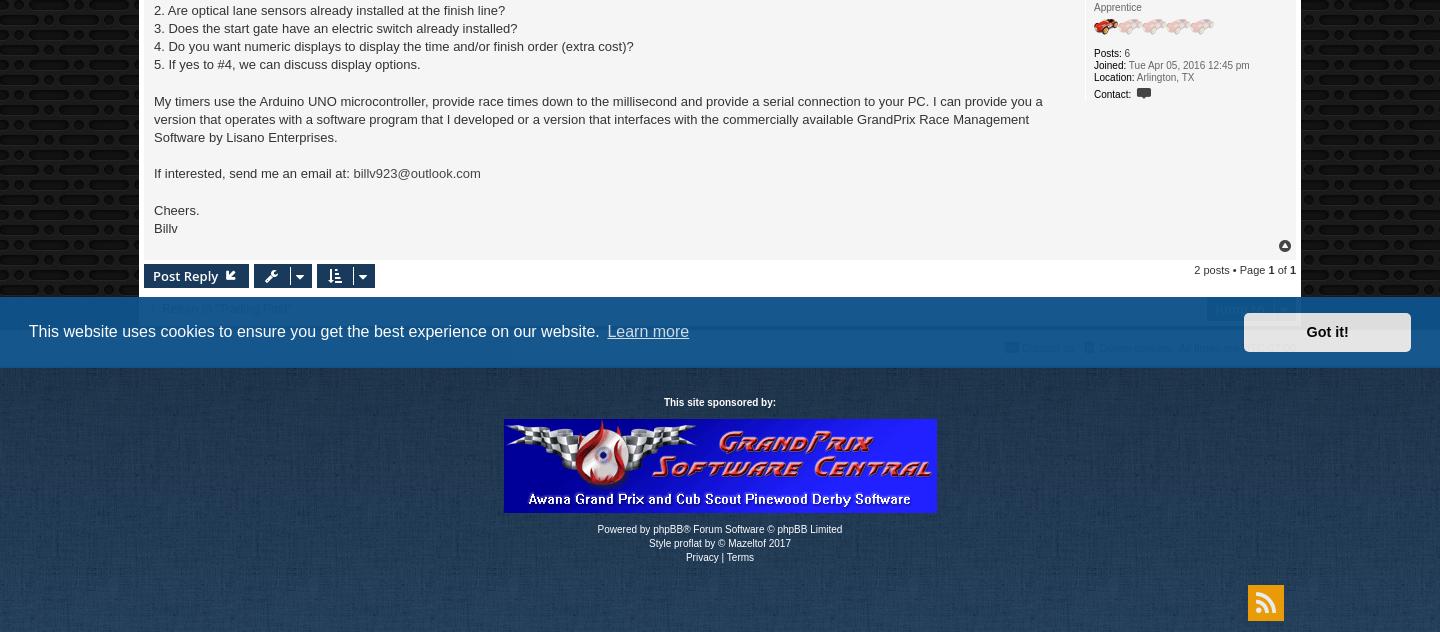 This screenshot has height=632, width=1440. What do you see at coordinates (1187, 64) in the screenshot?
I see `'Tue Apr 05, 2016 12:45 pm'` at bounding box center [1187, 64].